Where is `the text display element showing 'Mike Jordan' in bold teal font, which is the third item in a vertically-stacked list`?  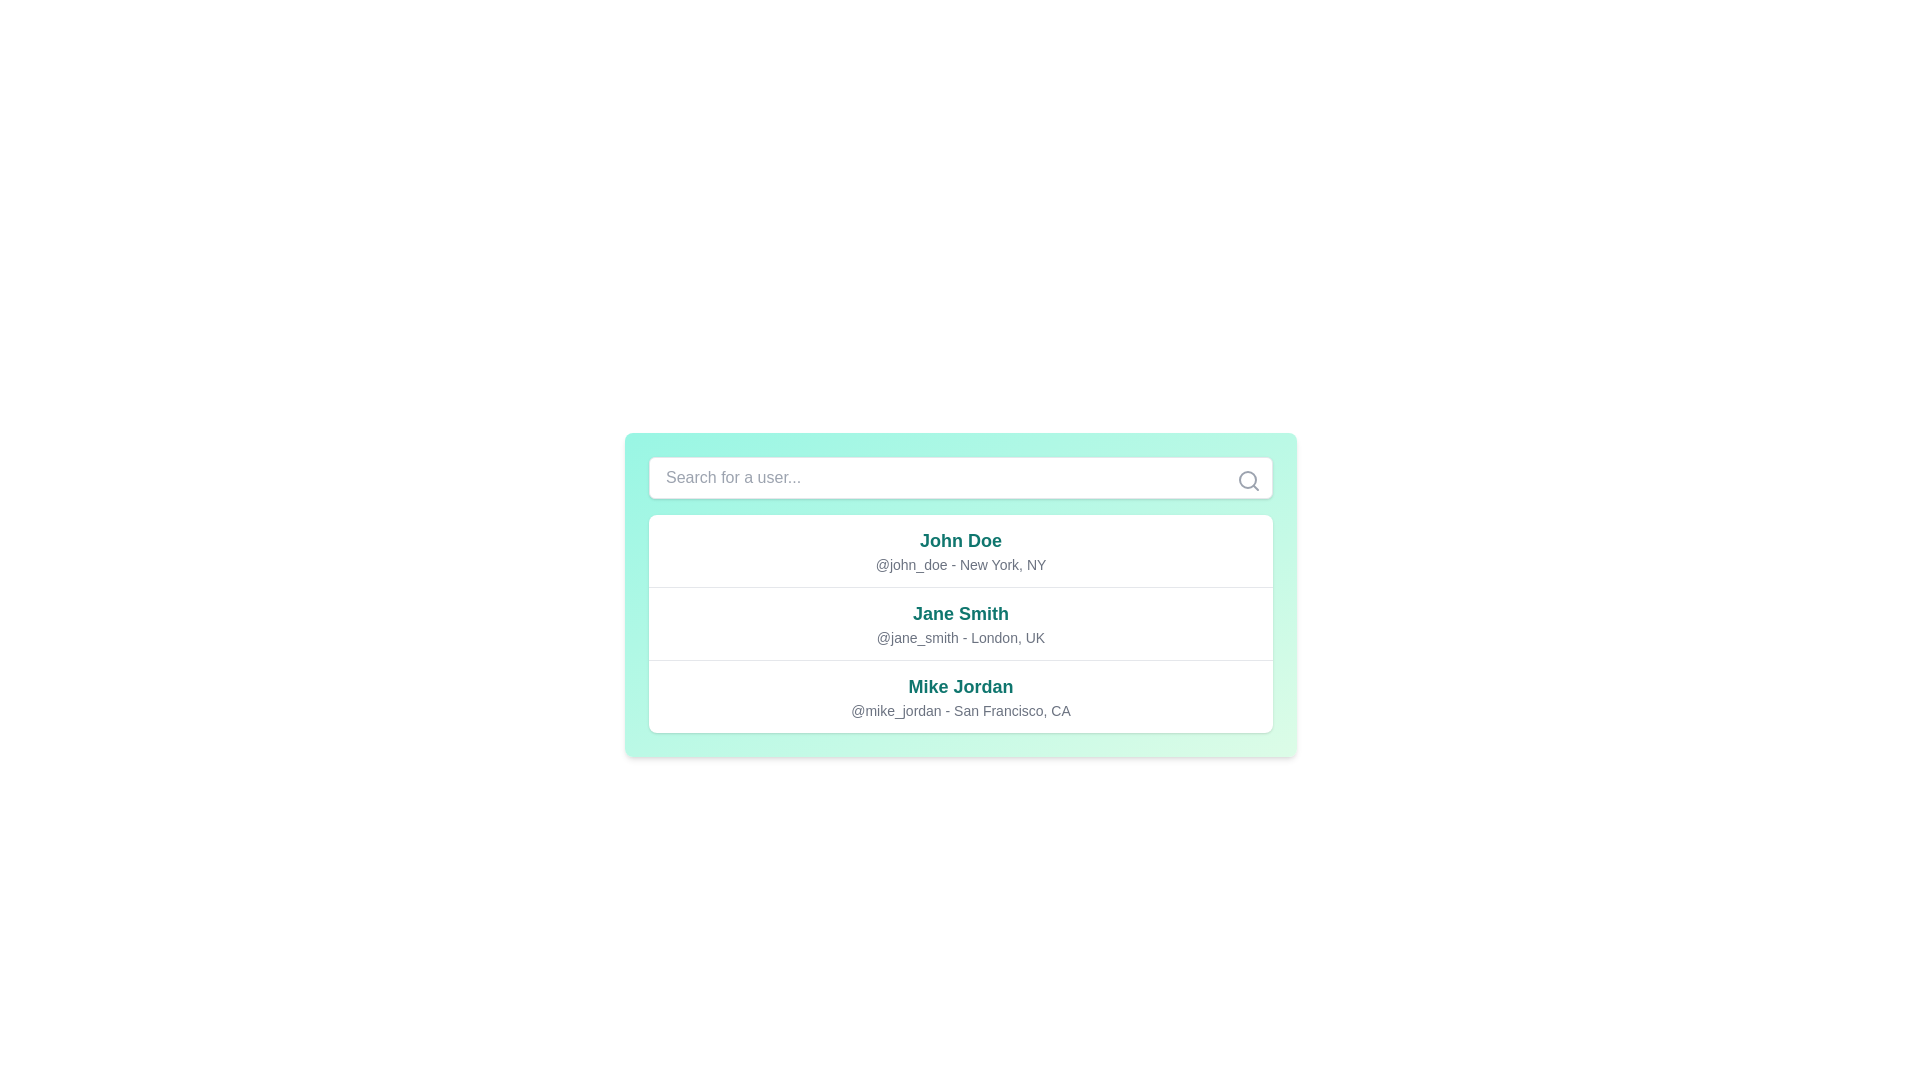
the text display element showing 'Mike Jordan' in bold teal font, which is the third item in a vertically-stacked list is located at coordinates (960, 695).